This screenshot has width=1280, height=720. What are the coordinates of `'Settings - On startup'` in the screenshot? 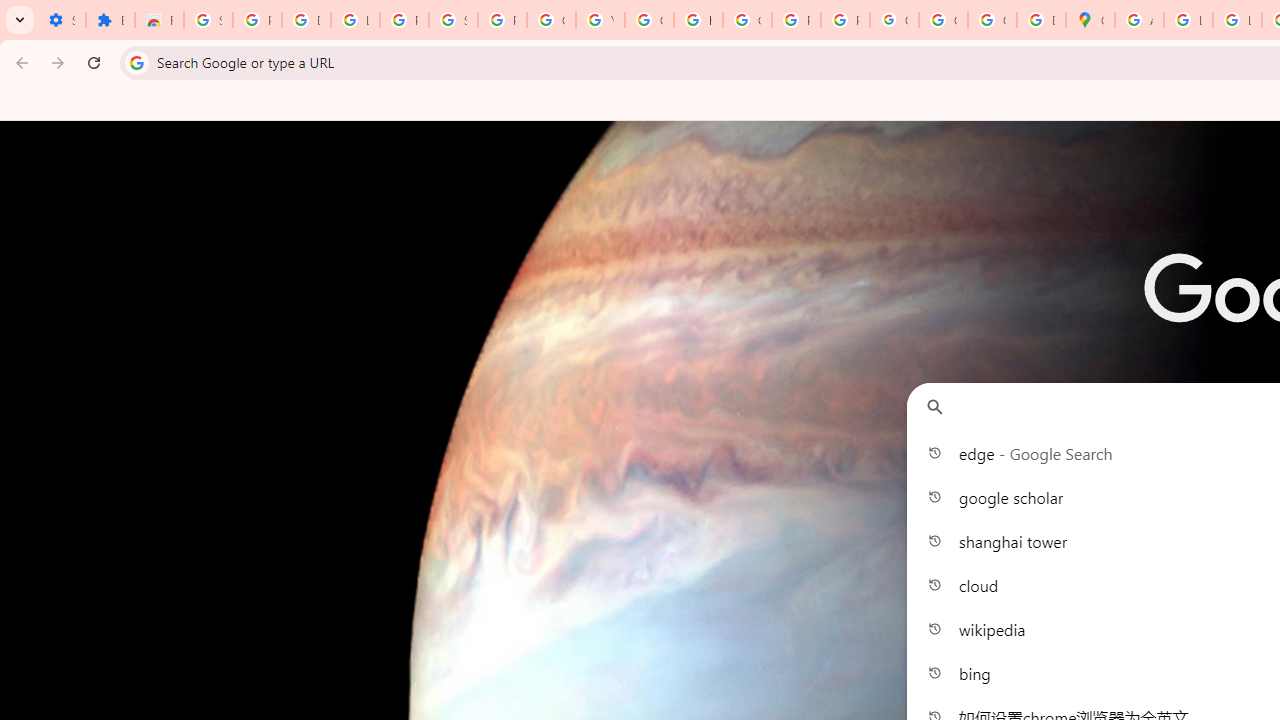 It's located at (61, 20).